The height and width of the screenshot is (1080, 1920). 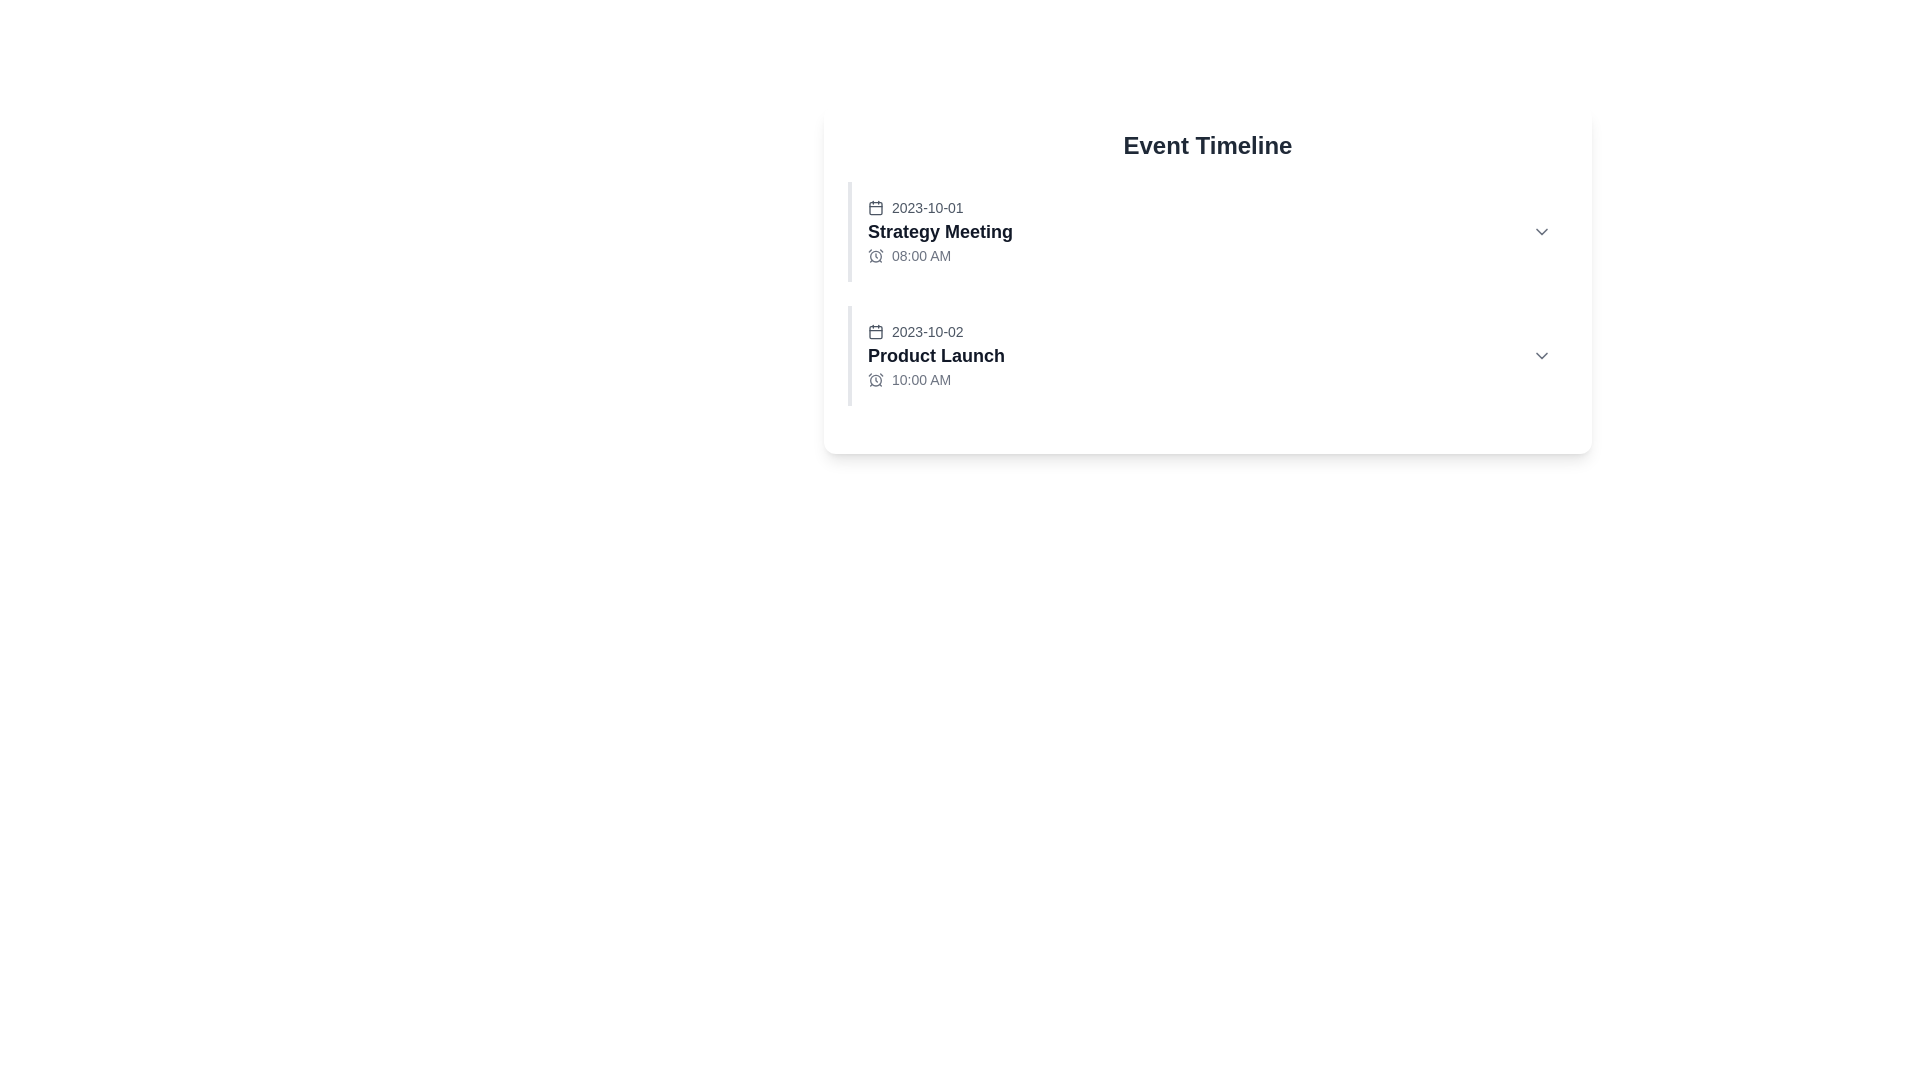 I want to click on the Information row that displays the date, title, and time of the second event in the vertical timeline layout, located under the 'Strategy Meeting' entry, so click(x=1208, y=354).